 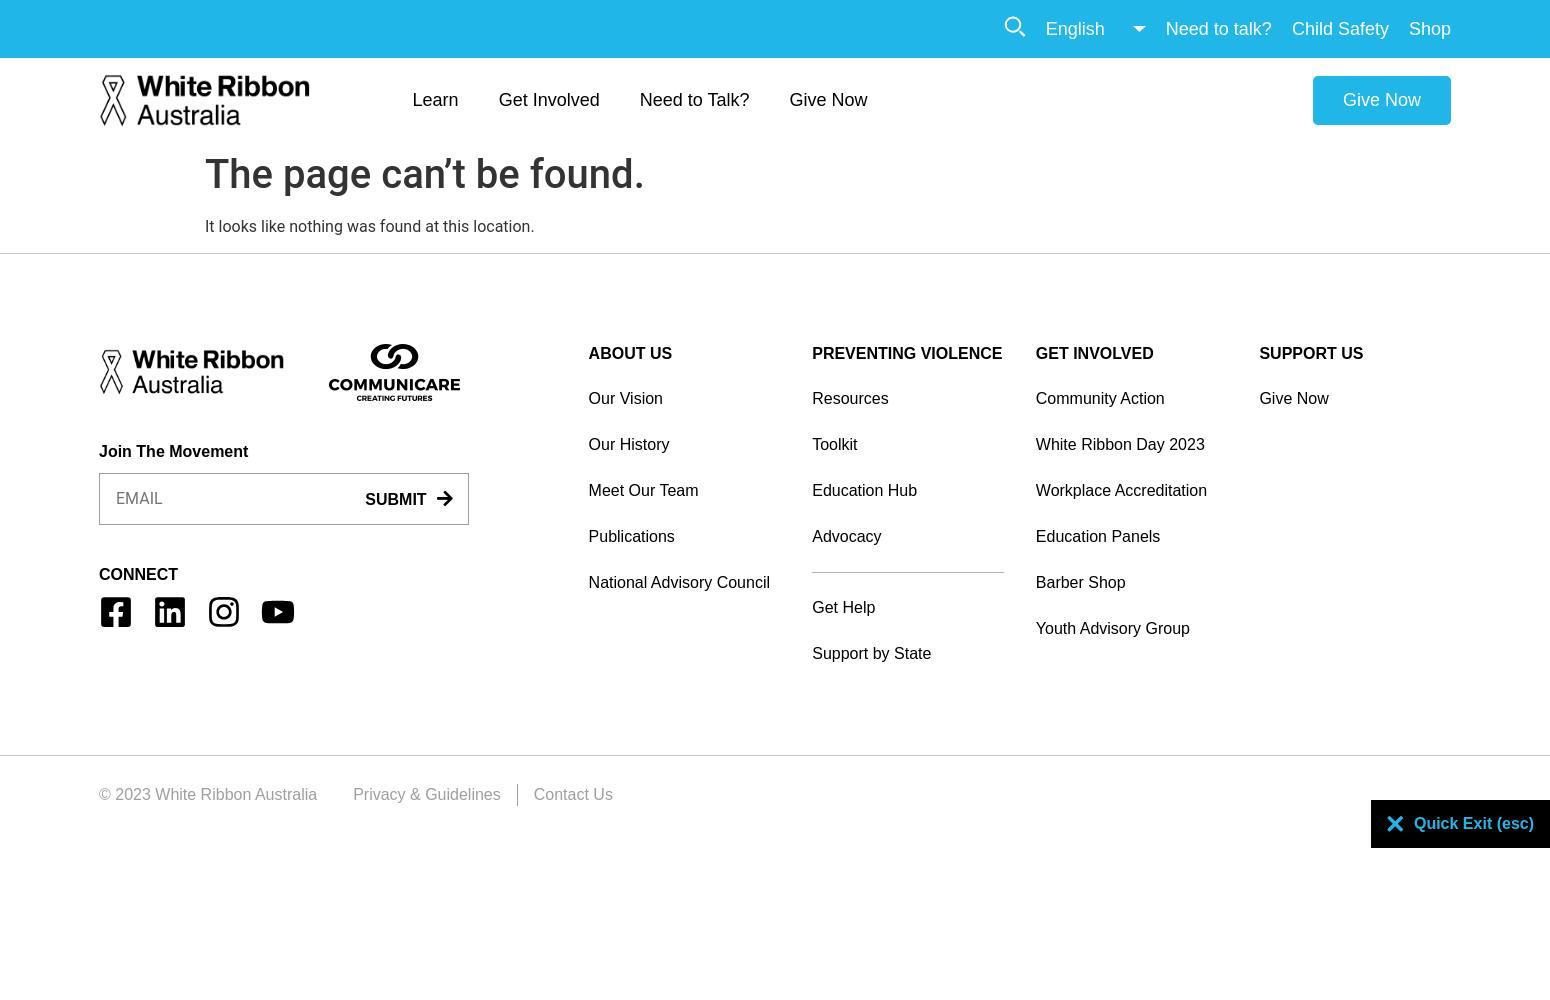 I want to click on 'Youth Advisory Group', so click(x=1034, y=627).